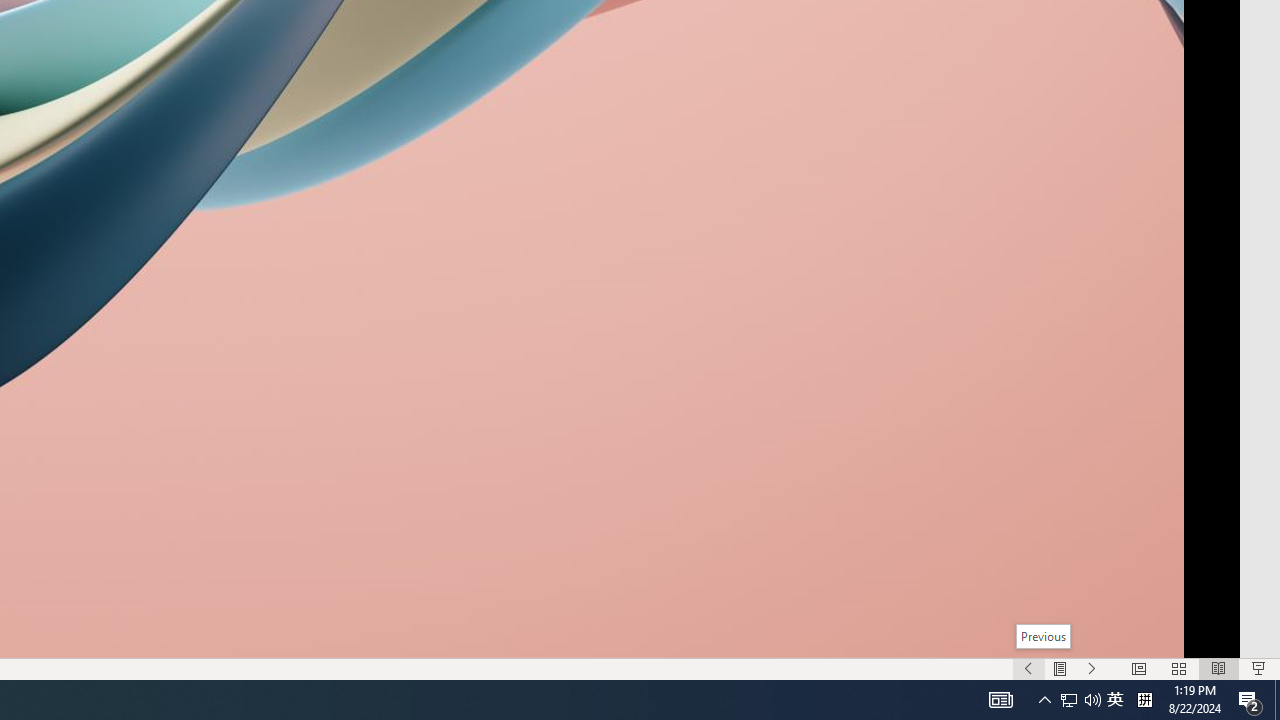 The image size is (1280, 720). I want to click on 'Previous', so click(1042, 636).